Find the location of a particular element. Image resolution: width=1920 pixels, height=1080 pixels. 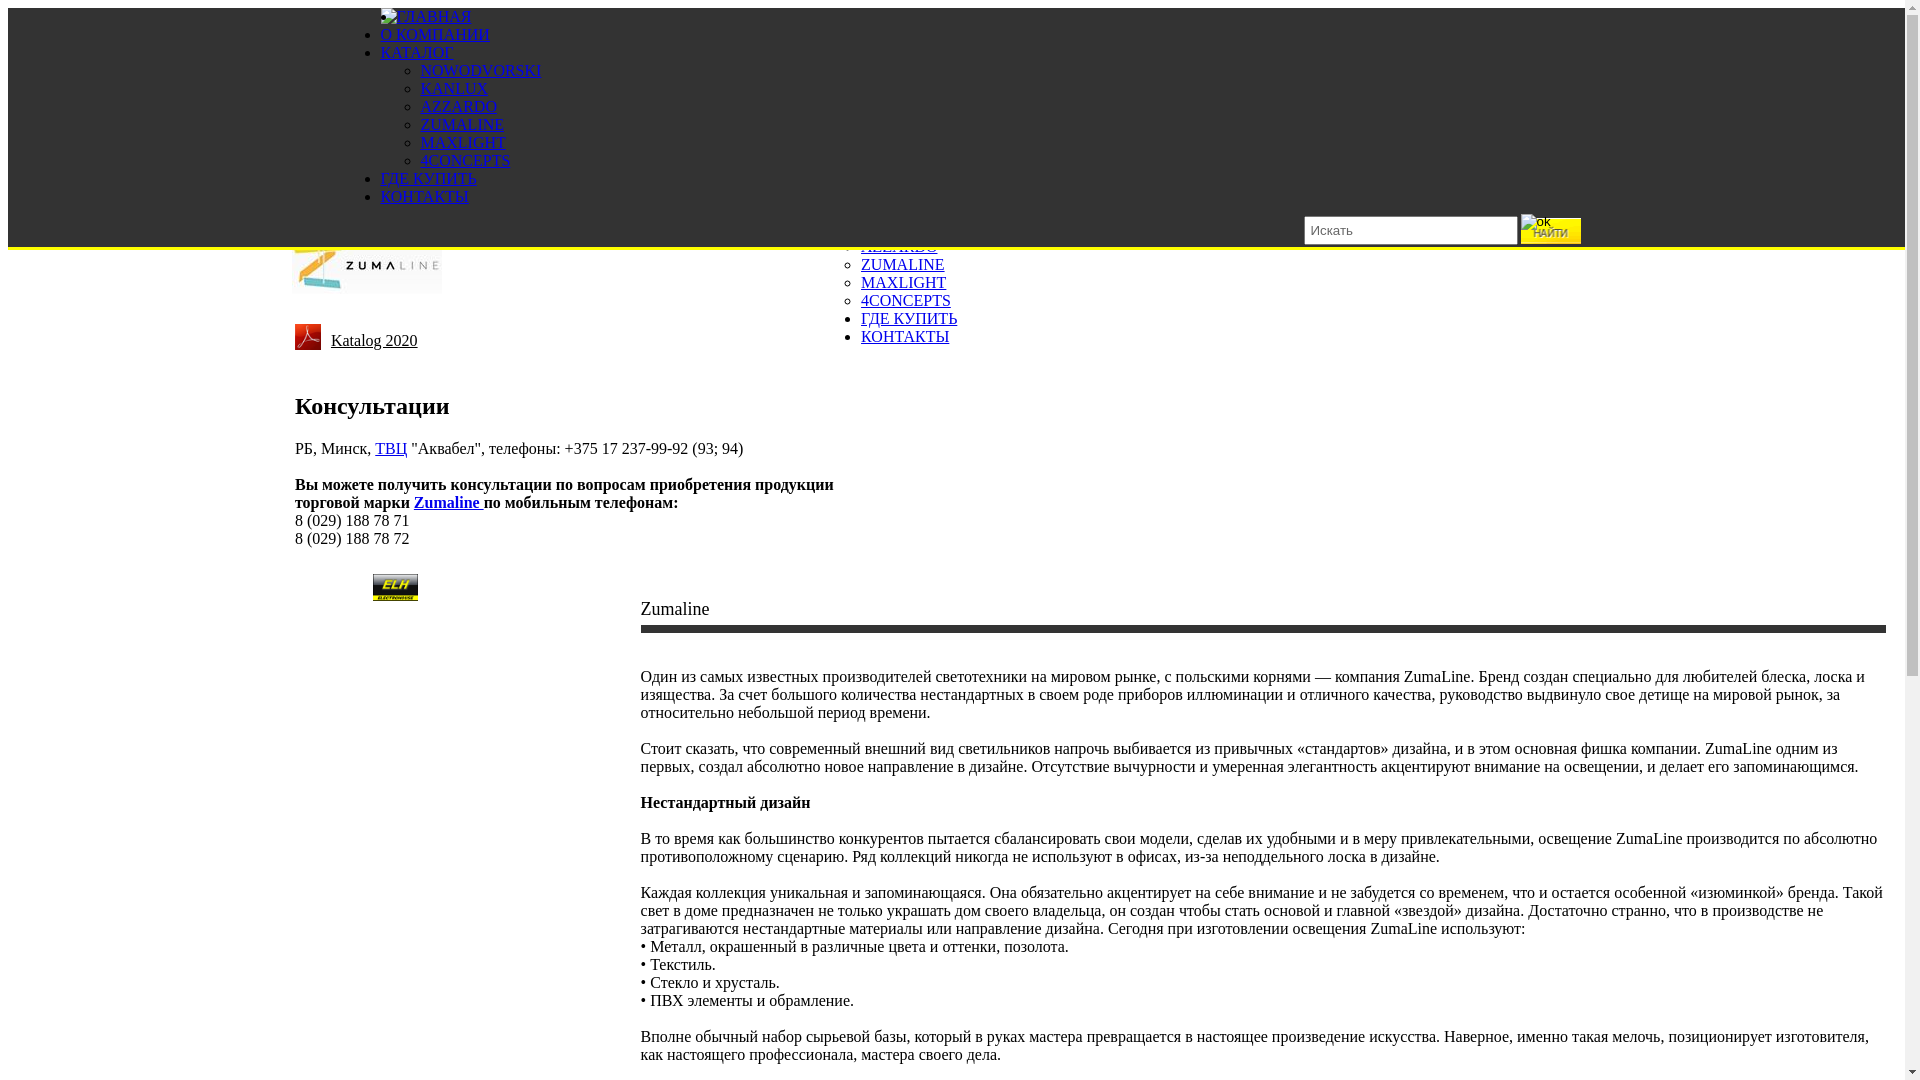

'ZUMALINE' is located at coordinates (901, 263).